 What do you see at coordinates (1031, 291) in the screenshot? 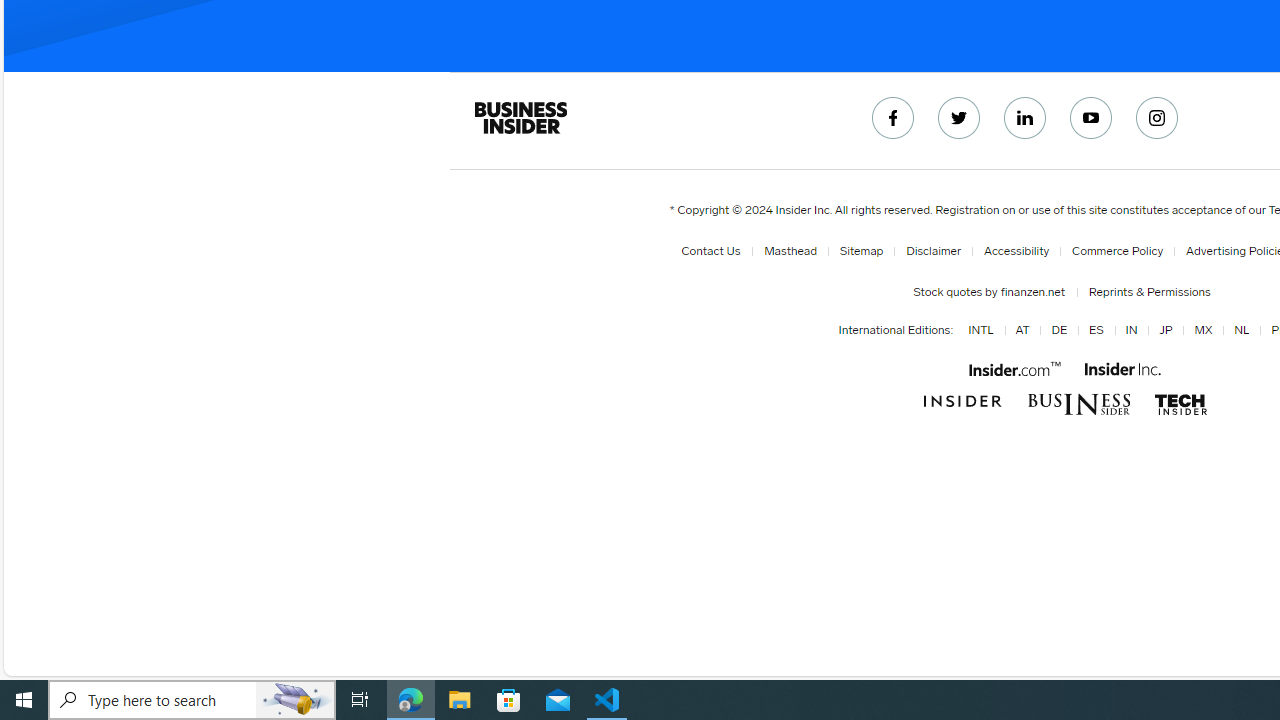
I see `'finanzen.net'` at bounding box center [1031, 291].